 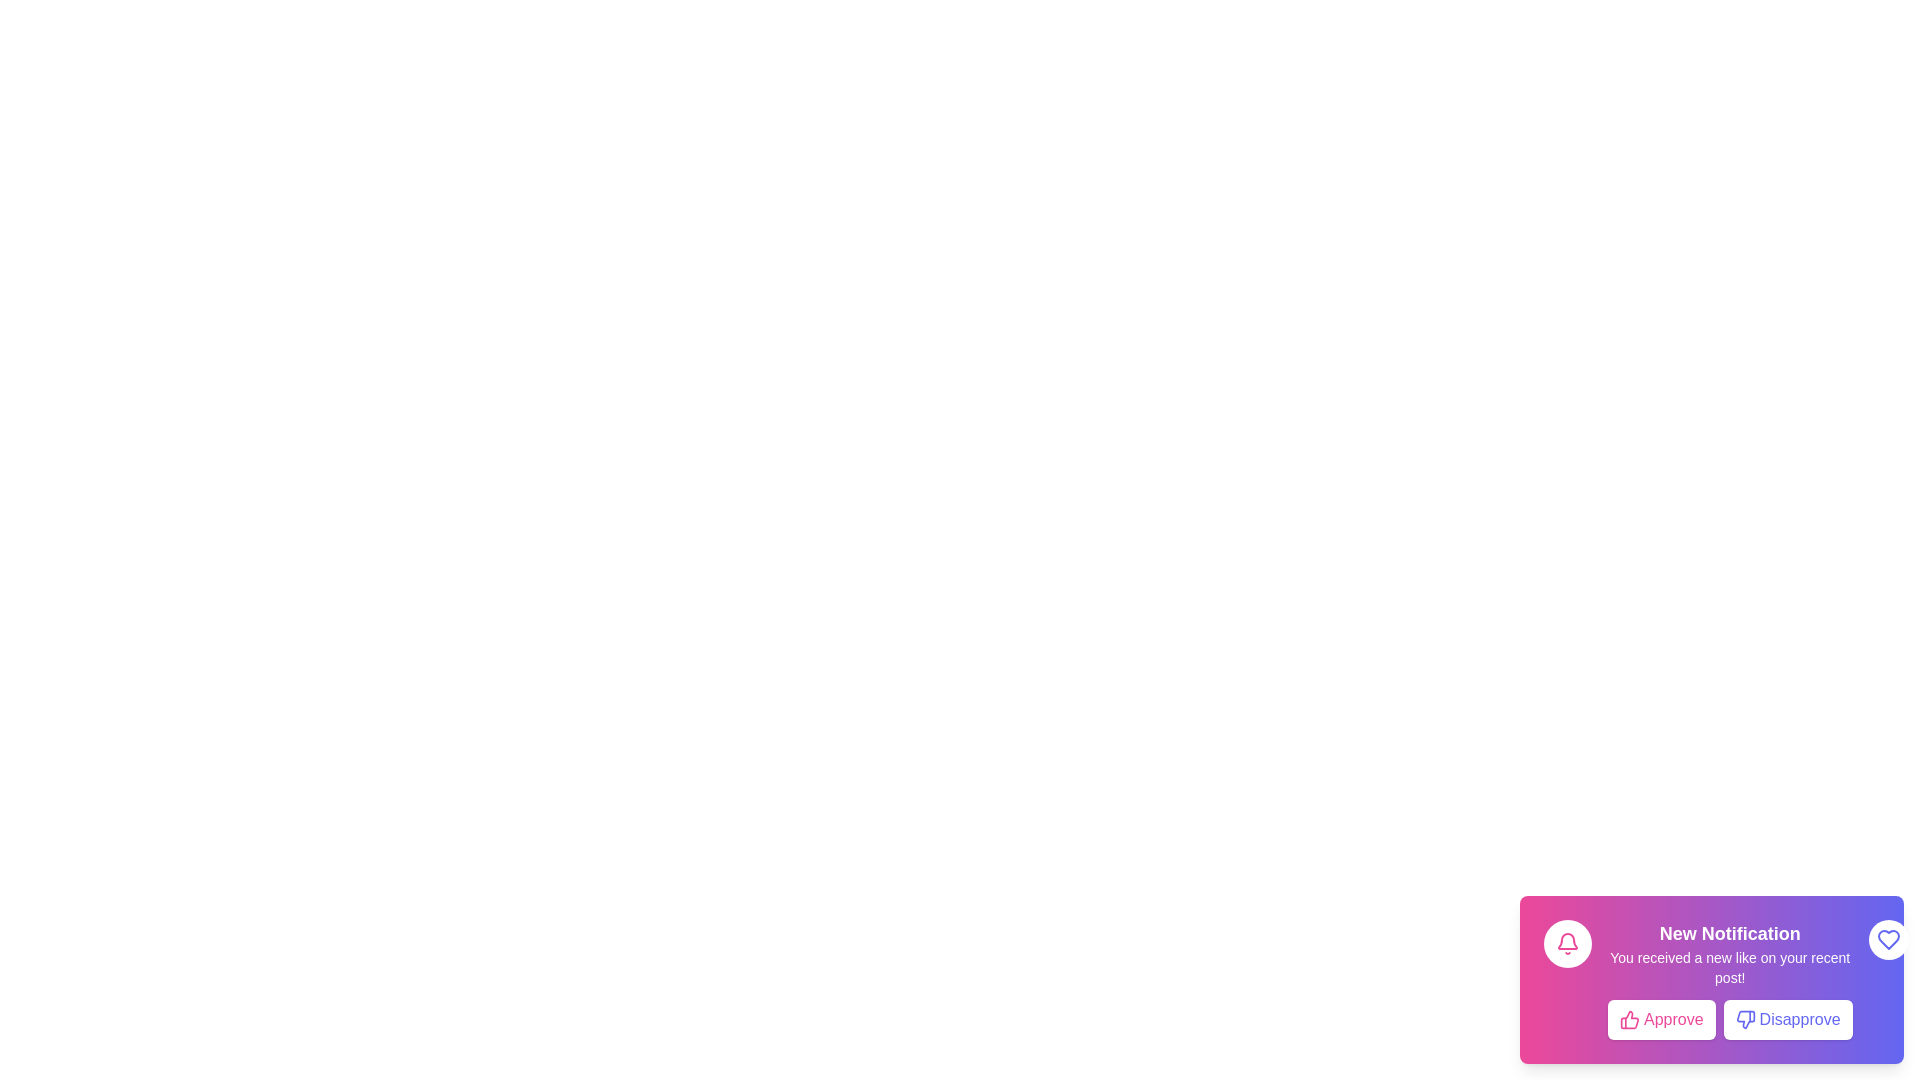 I want to click on the 'Approve' button to approve the notification, so click(x=1660, y=1019).